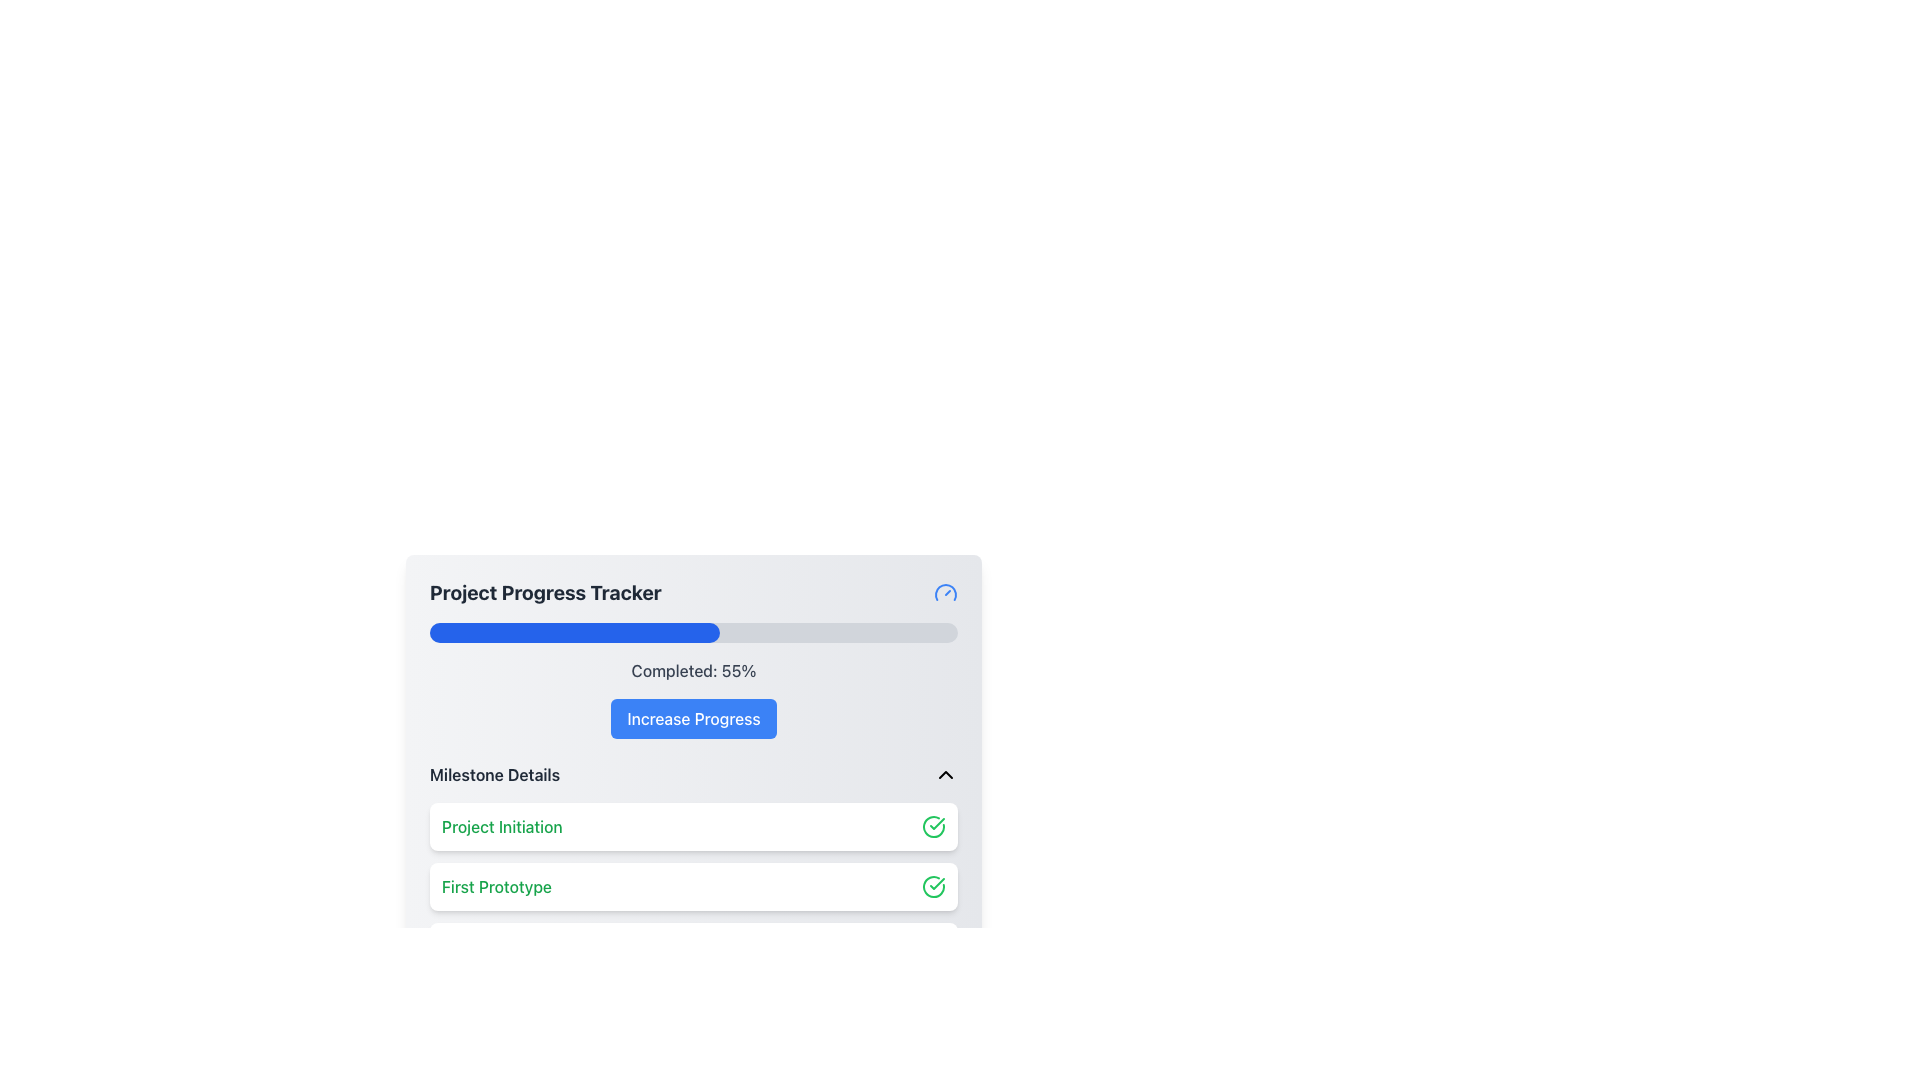 The image size is (1920, 1080). What do you see at coordinates (574, 632) in the screenshot?
I see `the progress-filled section of the progress bar, which has a blue background and rounded edges, located under the 'Project Progress Tracker' heading` at bounding box center [574, 632].